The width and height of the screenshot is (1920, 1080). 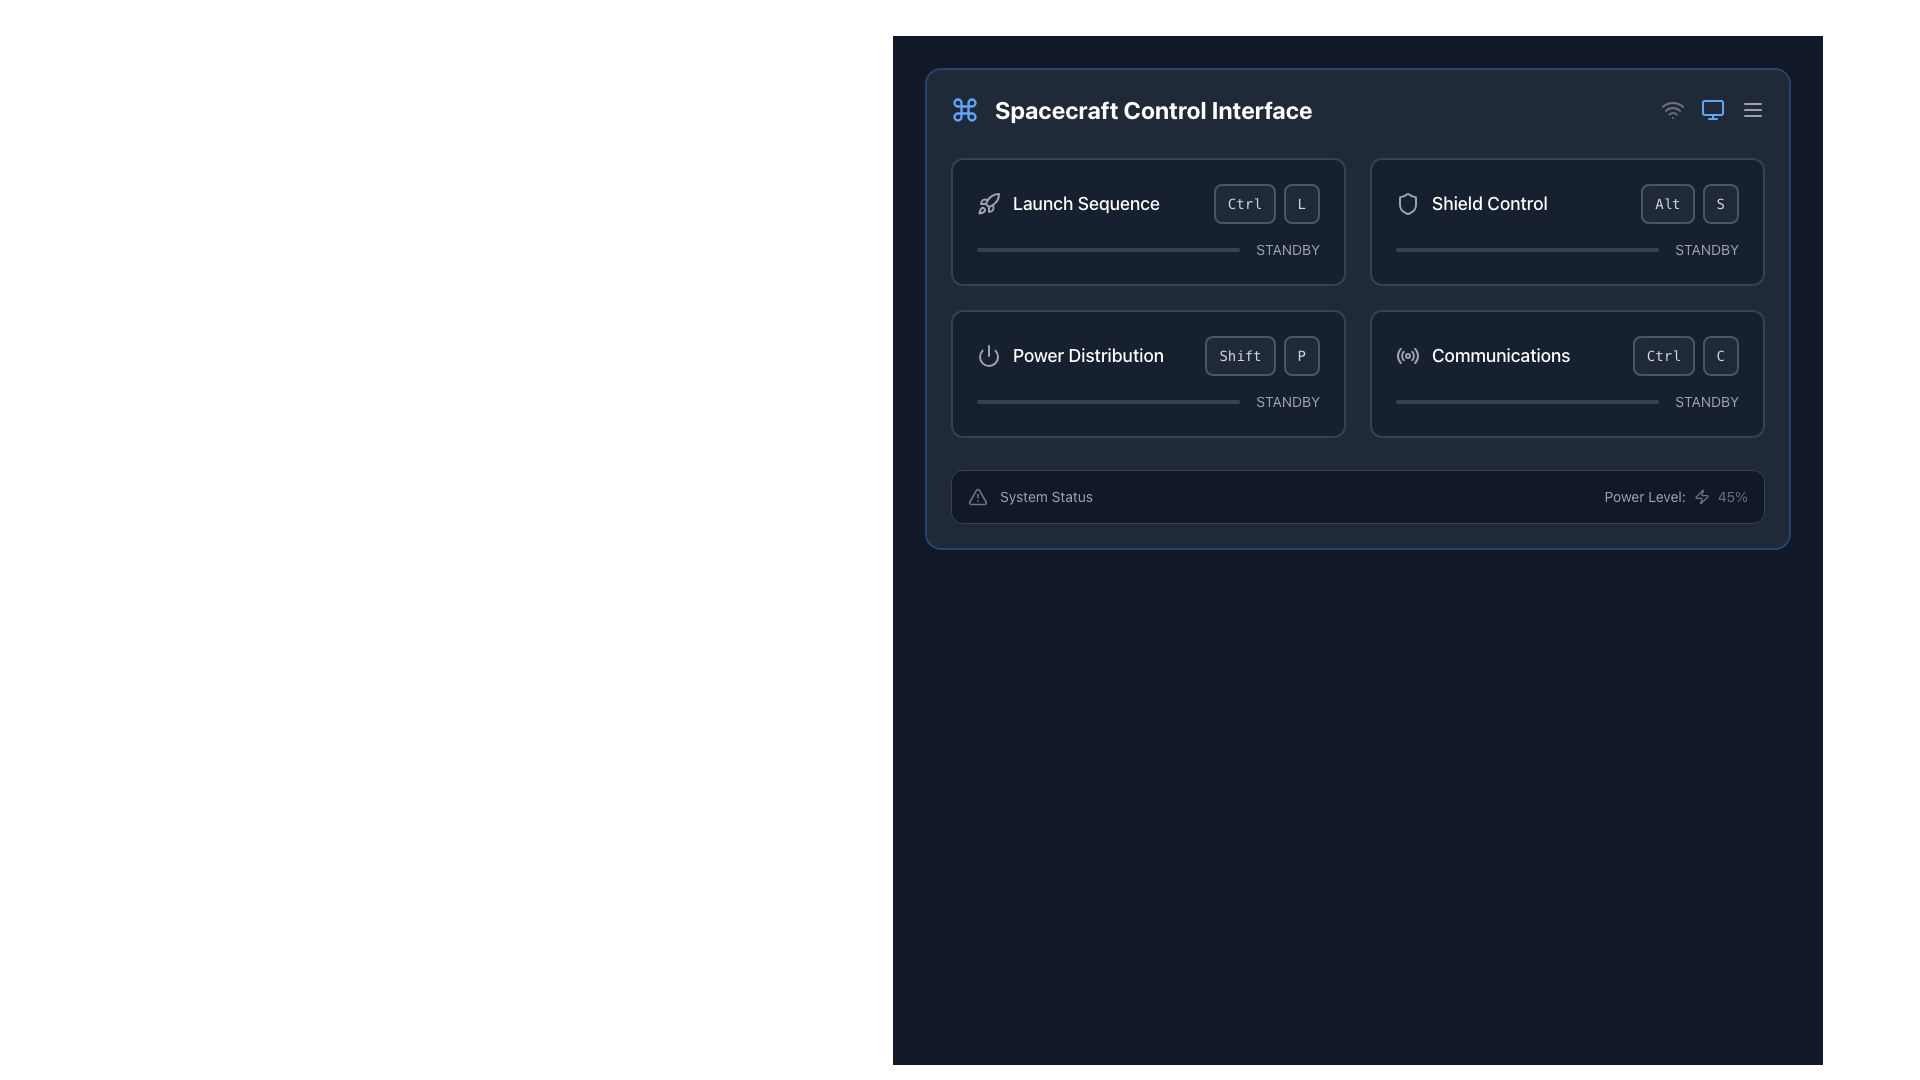 I want to click on the shield control, so click(x=1509, y=249).